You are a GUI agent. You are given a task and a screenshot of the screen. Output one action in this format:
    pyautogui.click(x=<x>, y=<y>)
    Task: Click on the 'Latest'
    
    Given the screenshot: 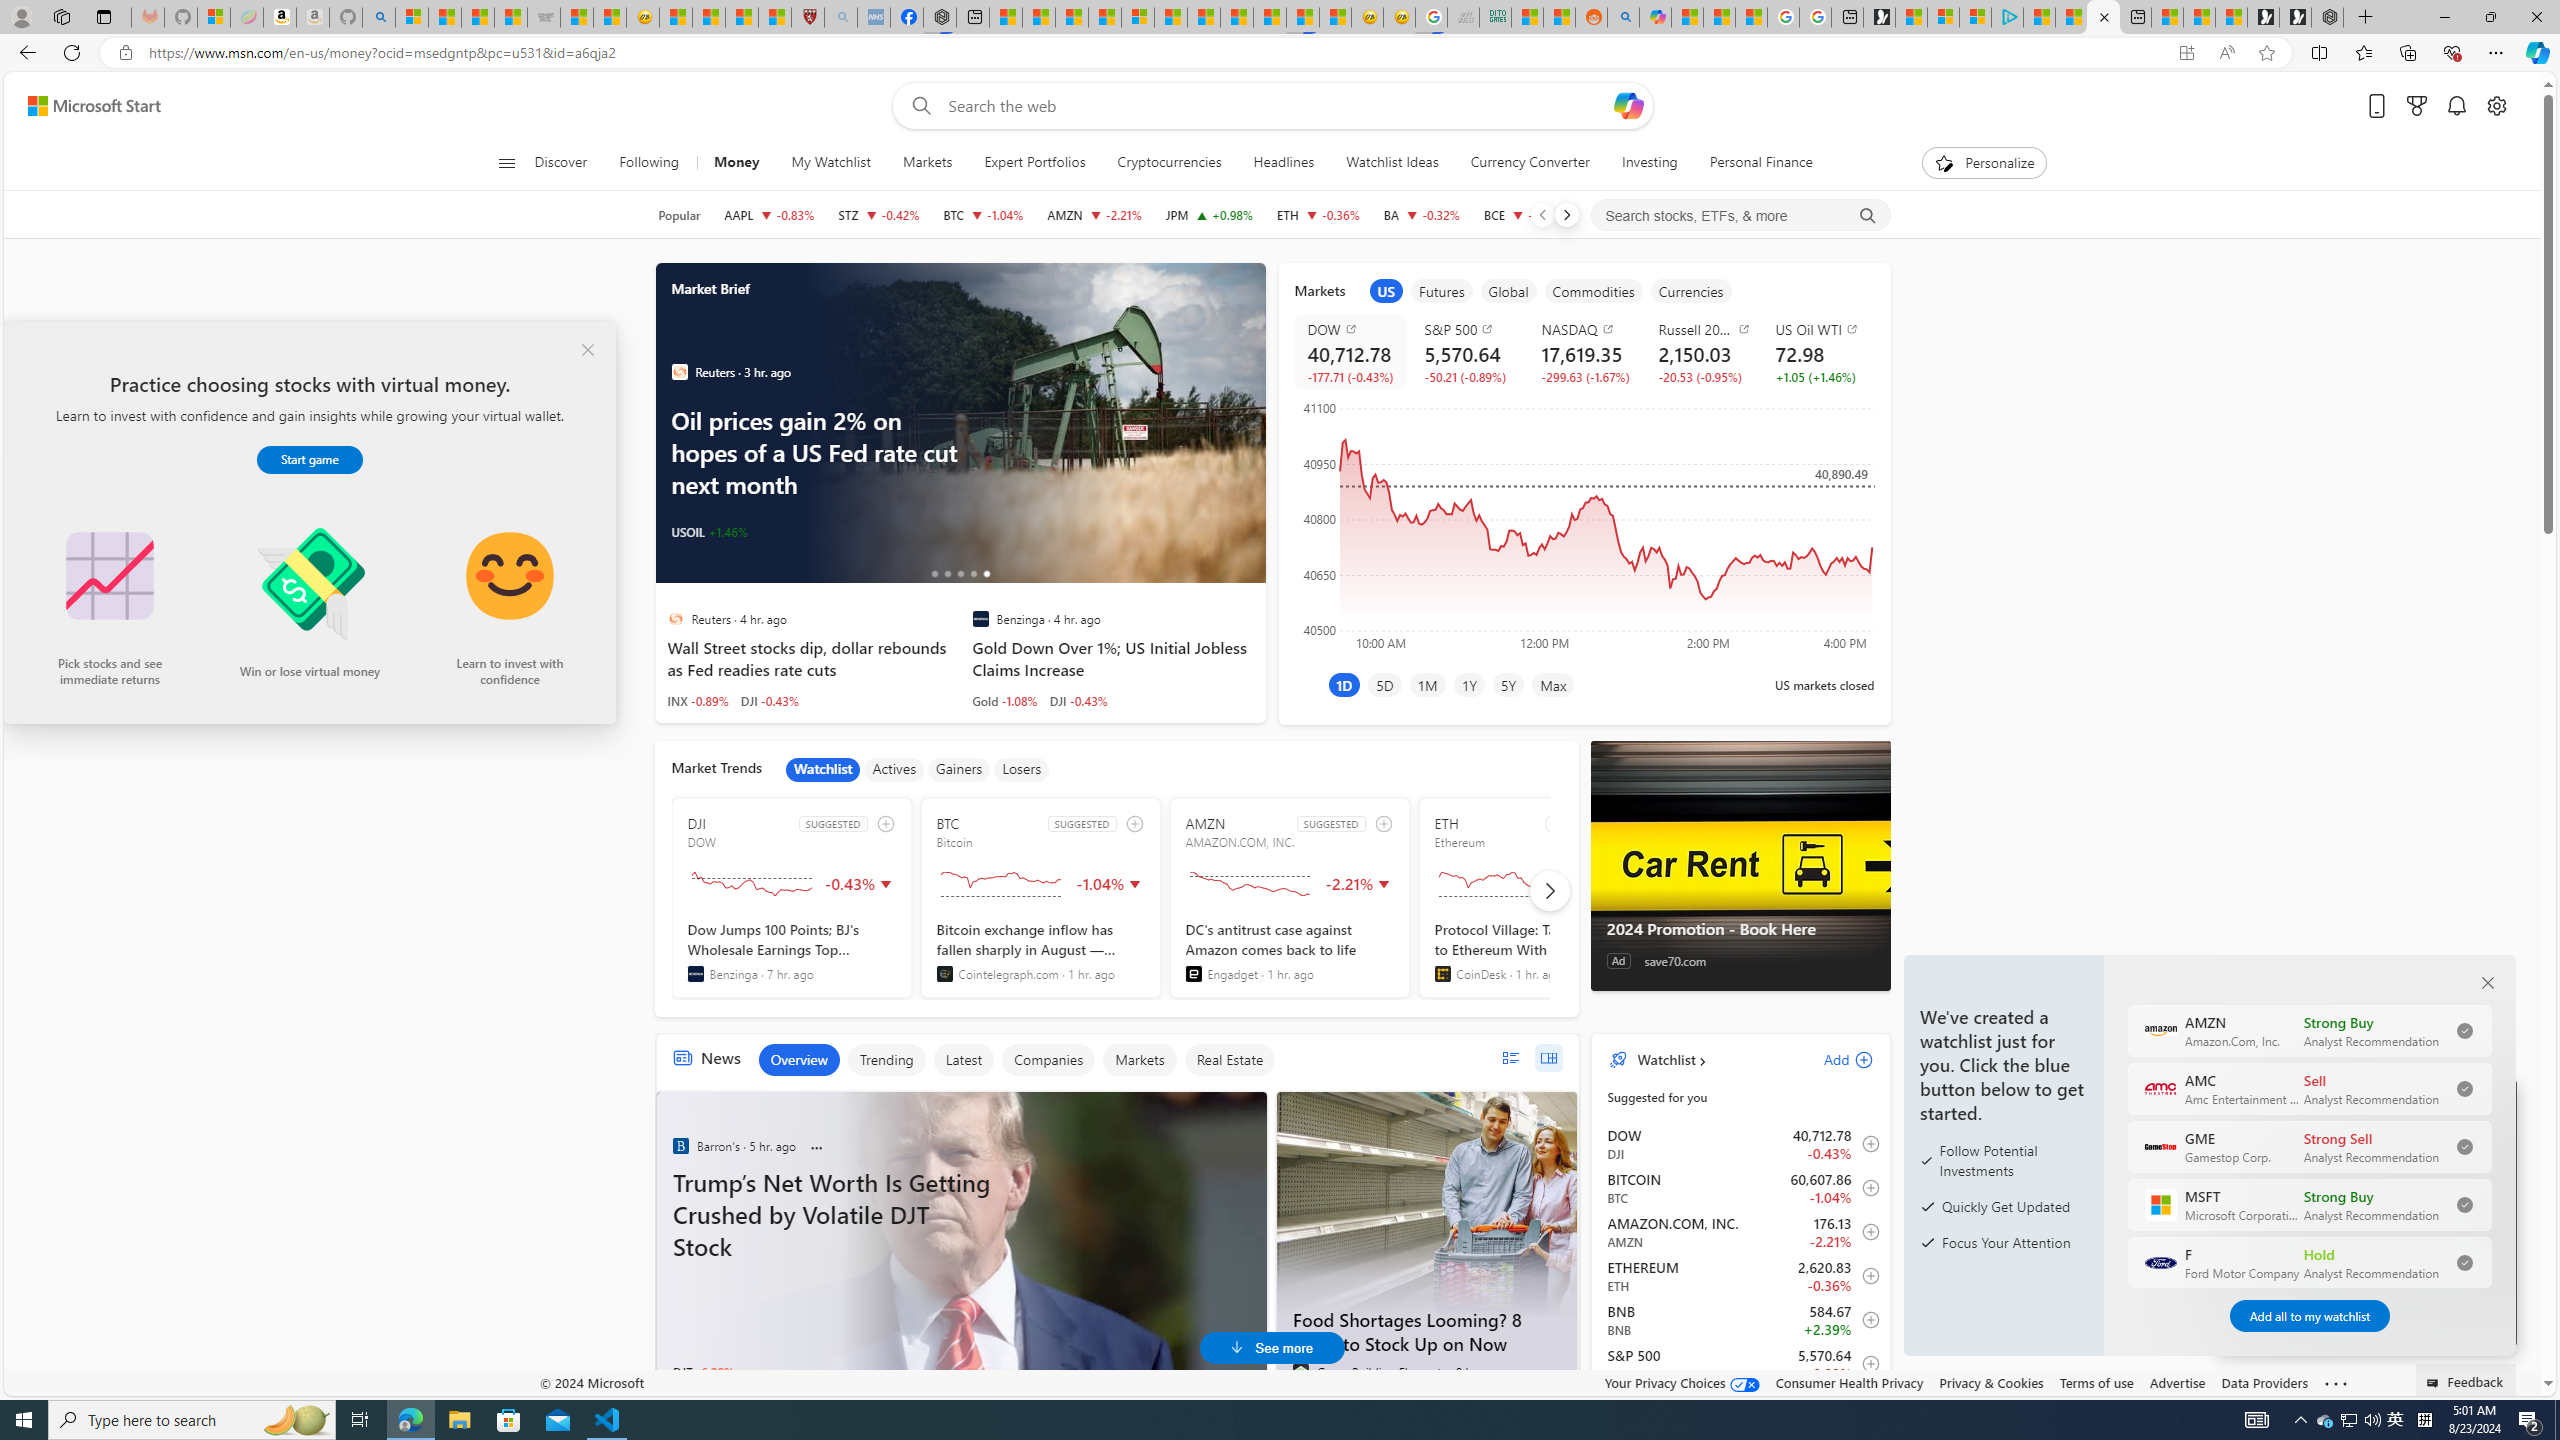 What is the action you would take?
    pyautogui.click(x=962, y=1058)
    